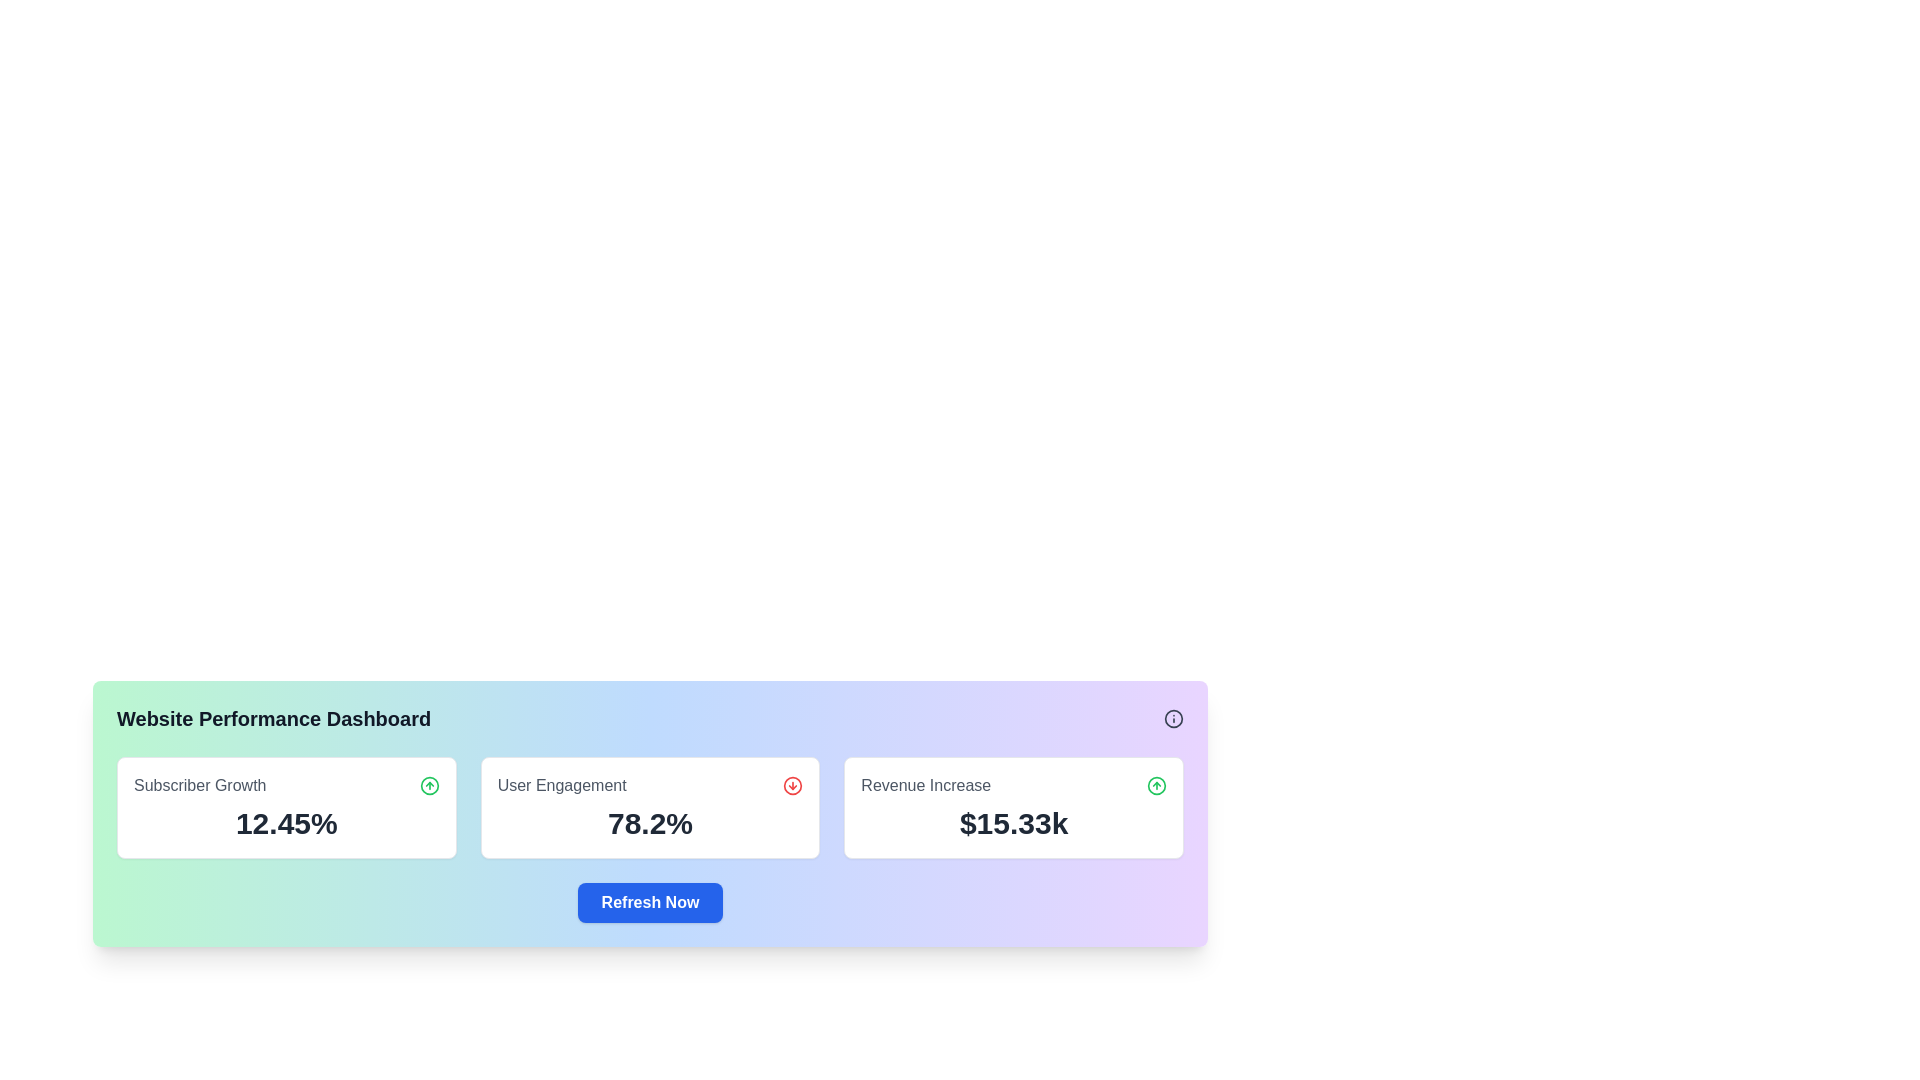 This screenshot has width=1920, height=1080. I want to click on the circular SVG icon with a green stroke located in the 'Revenue Increase' section of the dashboard, positioned to the right of the other sections, so click(428, 785).